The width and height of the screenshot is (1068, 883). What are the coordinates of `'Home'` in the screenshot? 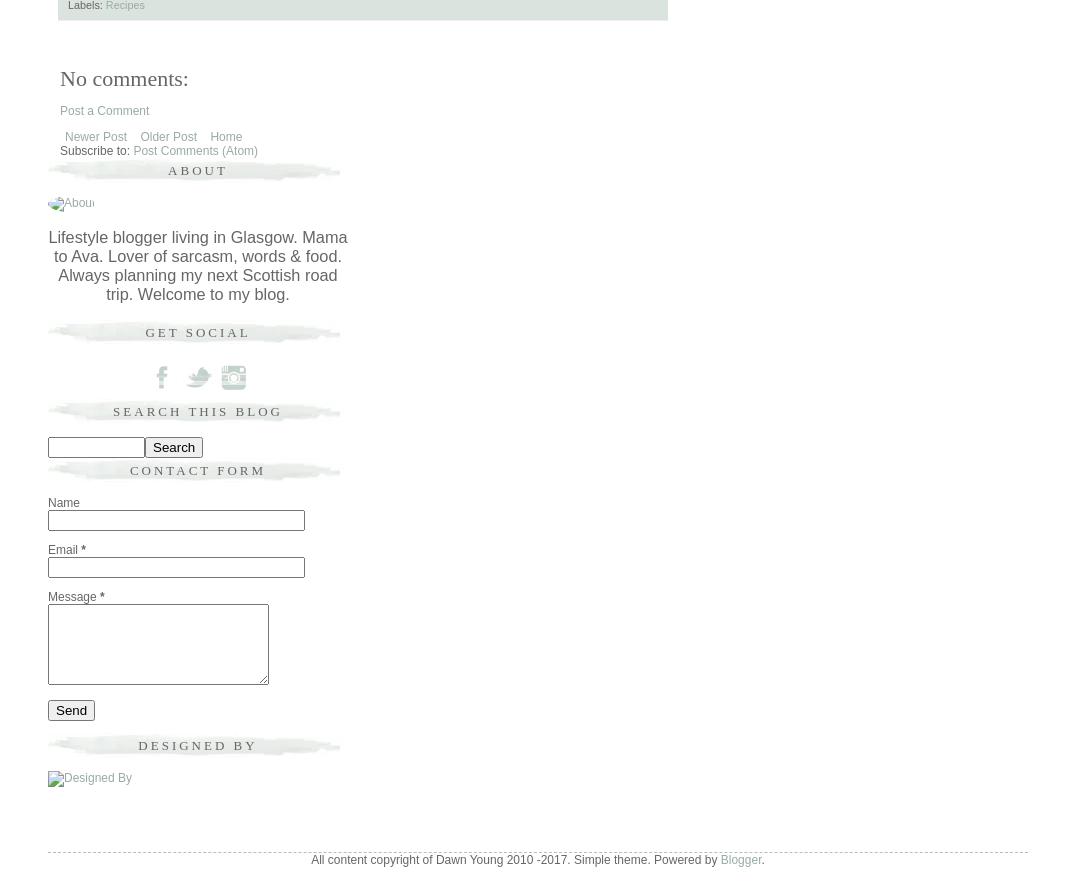 It's located at (225, 134).